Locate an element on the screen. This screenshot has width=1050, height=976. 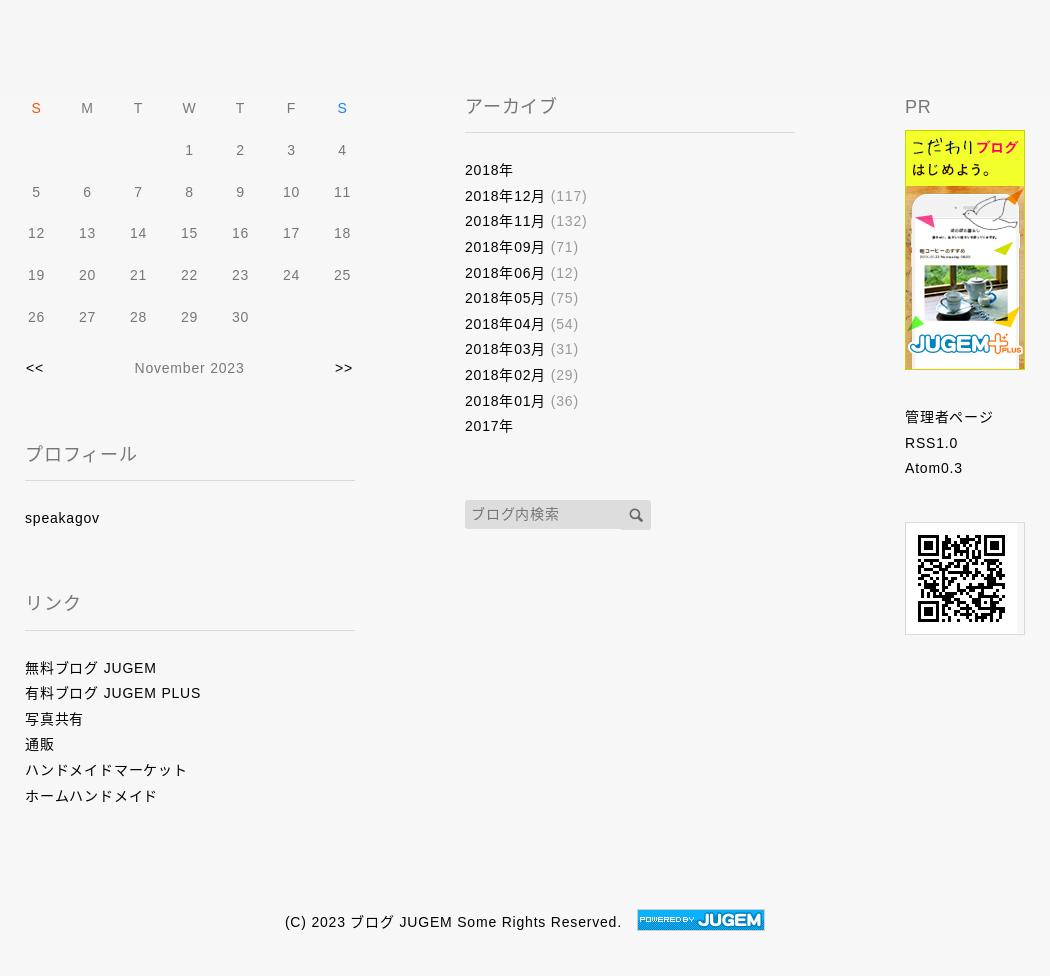
'有料ブログ JUGEM PLUS' is located at coordinates (24, 691).